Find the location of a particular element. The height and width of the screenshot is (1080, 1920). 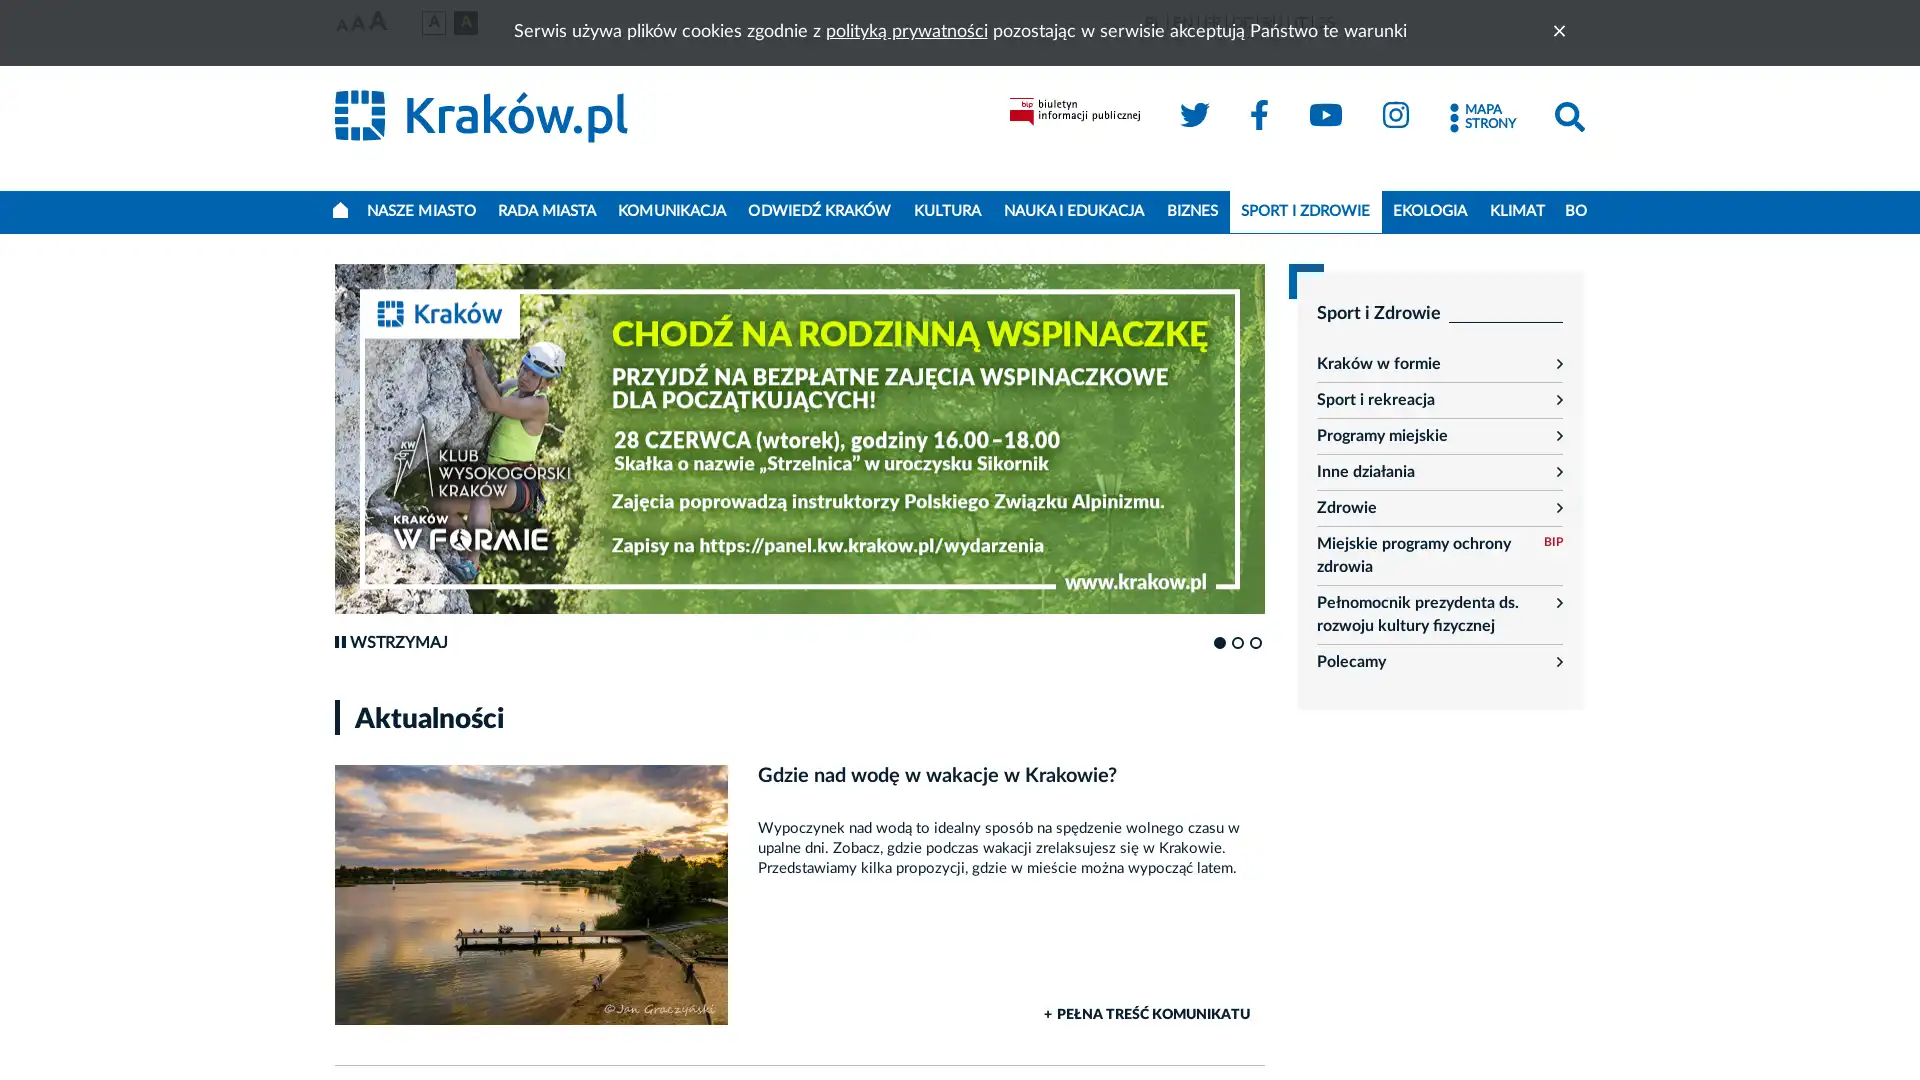

Szukaj is located at coordinates (1568, 117).